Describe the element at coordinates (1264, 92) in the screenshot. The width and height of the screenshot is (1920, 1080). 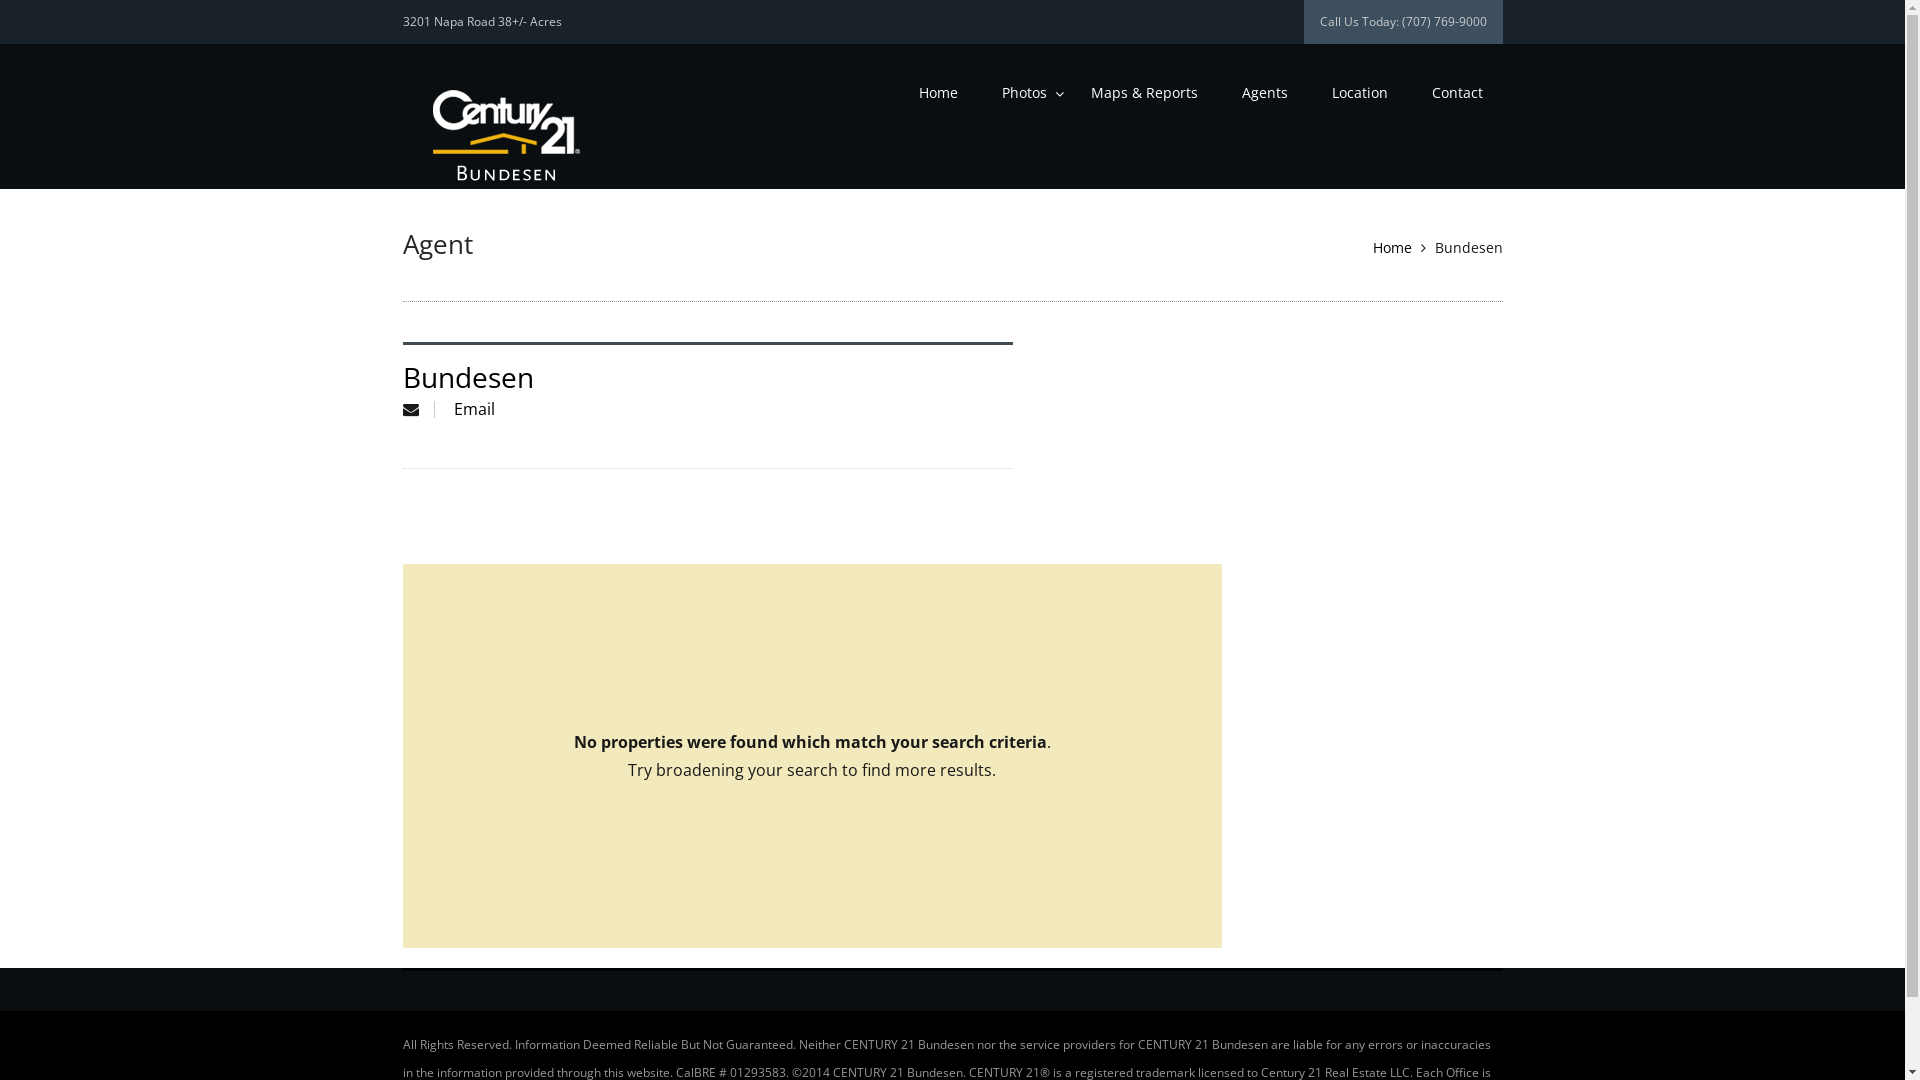
I see `'Agents'` at that location.